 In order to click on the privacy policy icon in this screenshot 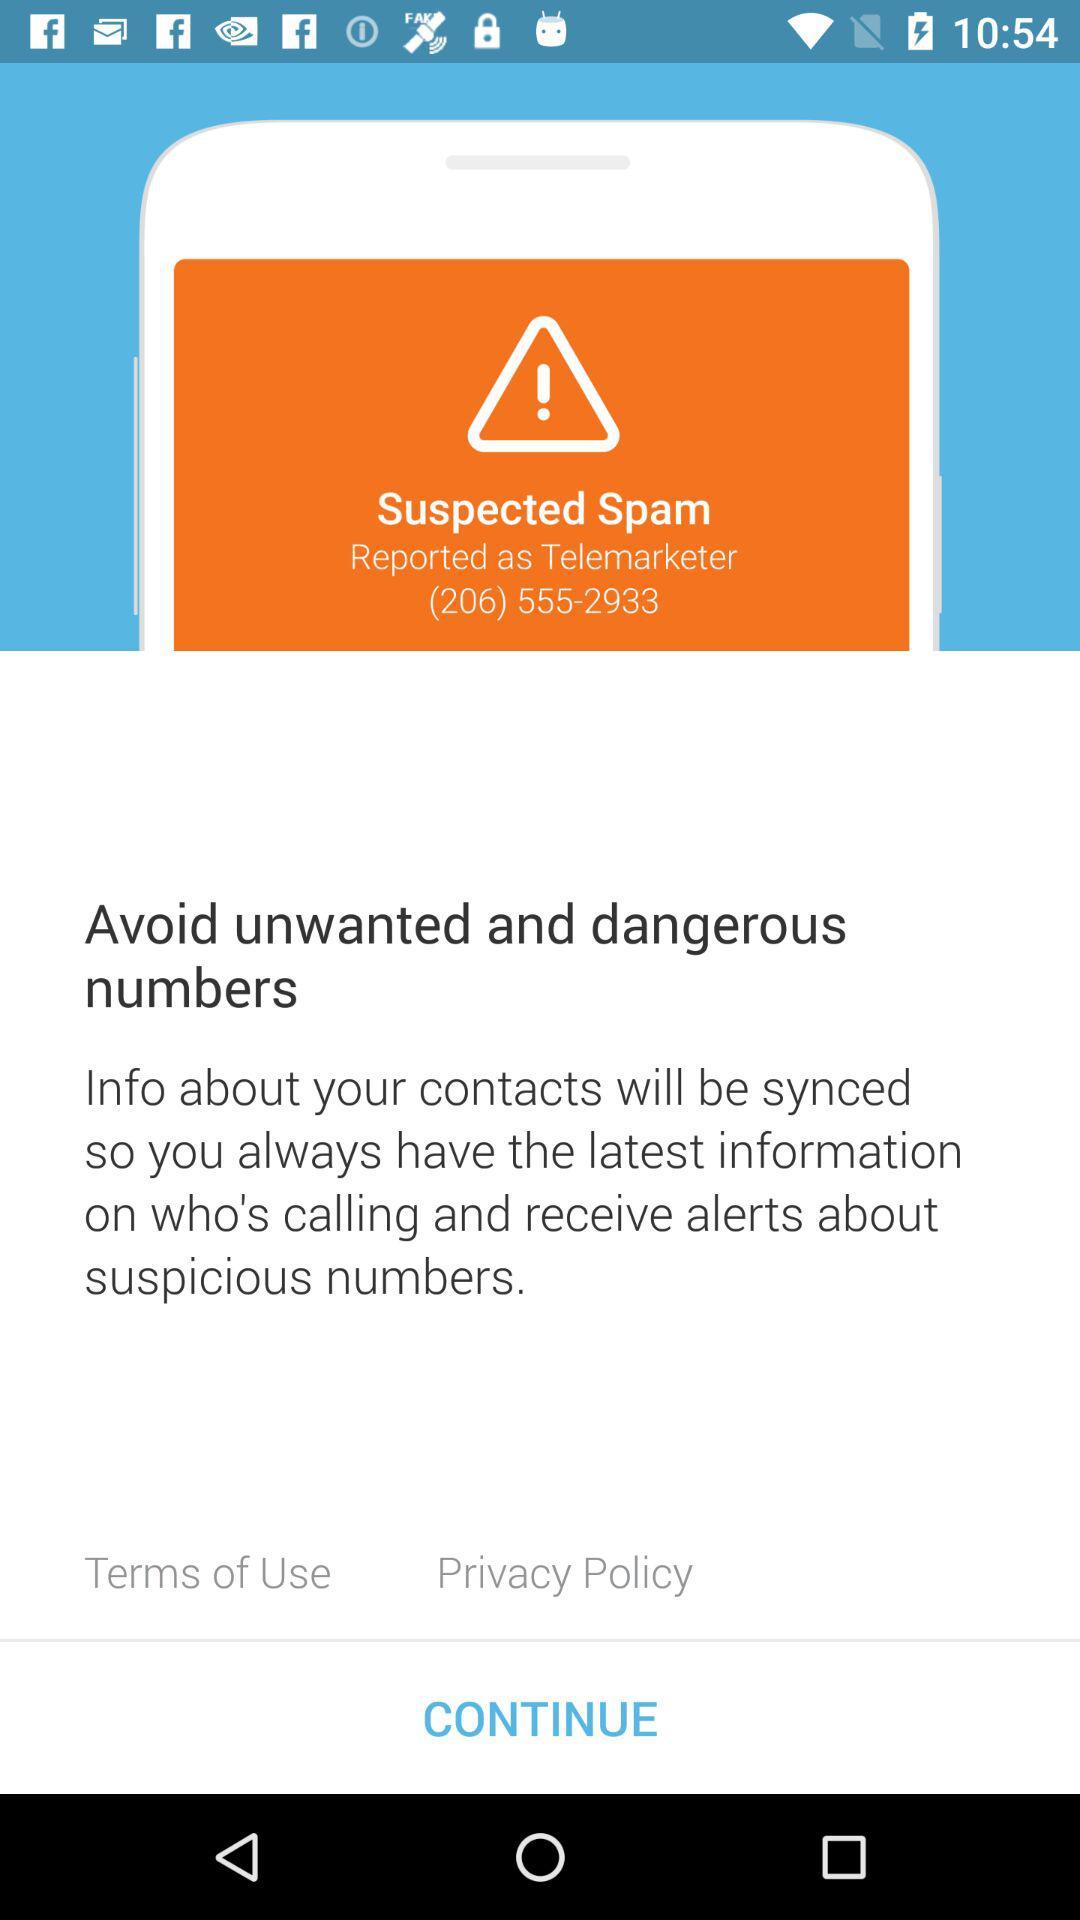, I will do `click(564, 1570)`.